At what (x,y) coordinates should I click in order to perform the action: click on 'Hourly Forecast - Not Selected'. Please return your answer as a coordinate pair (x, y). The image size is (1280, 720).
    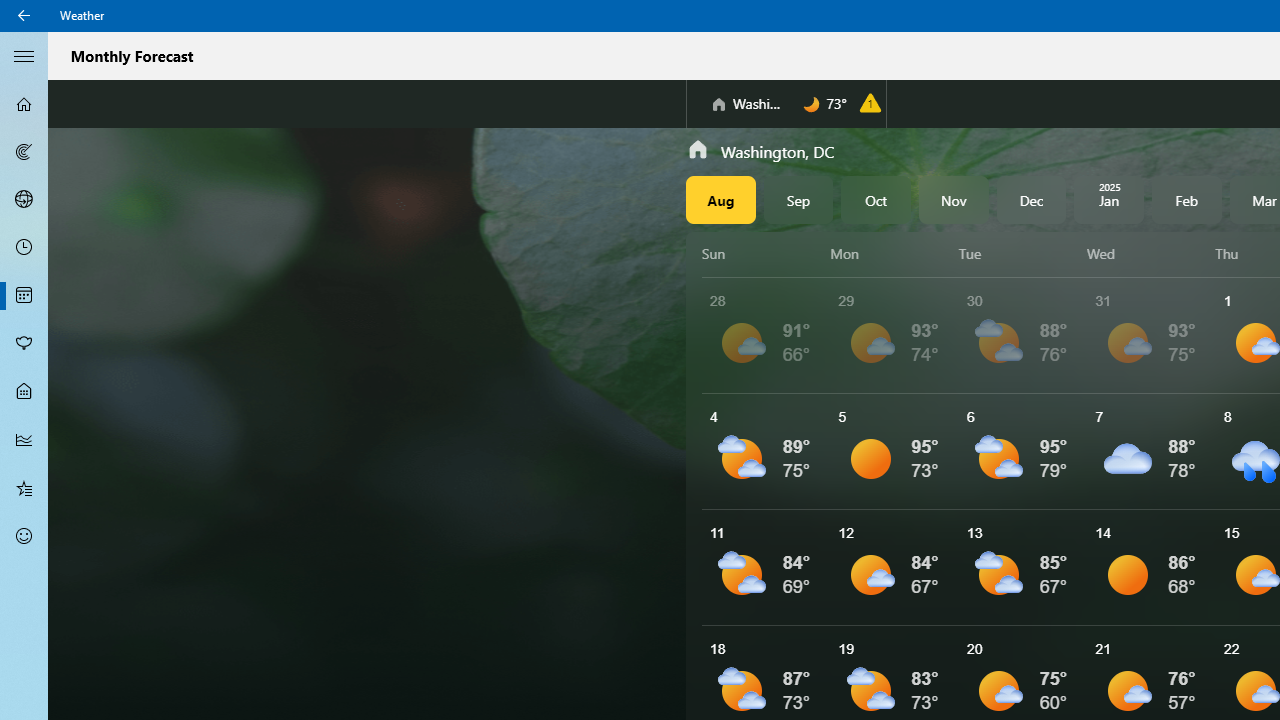
    Looking at the image, I should click on (24, 247).